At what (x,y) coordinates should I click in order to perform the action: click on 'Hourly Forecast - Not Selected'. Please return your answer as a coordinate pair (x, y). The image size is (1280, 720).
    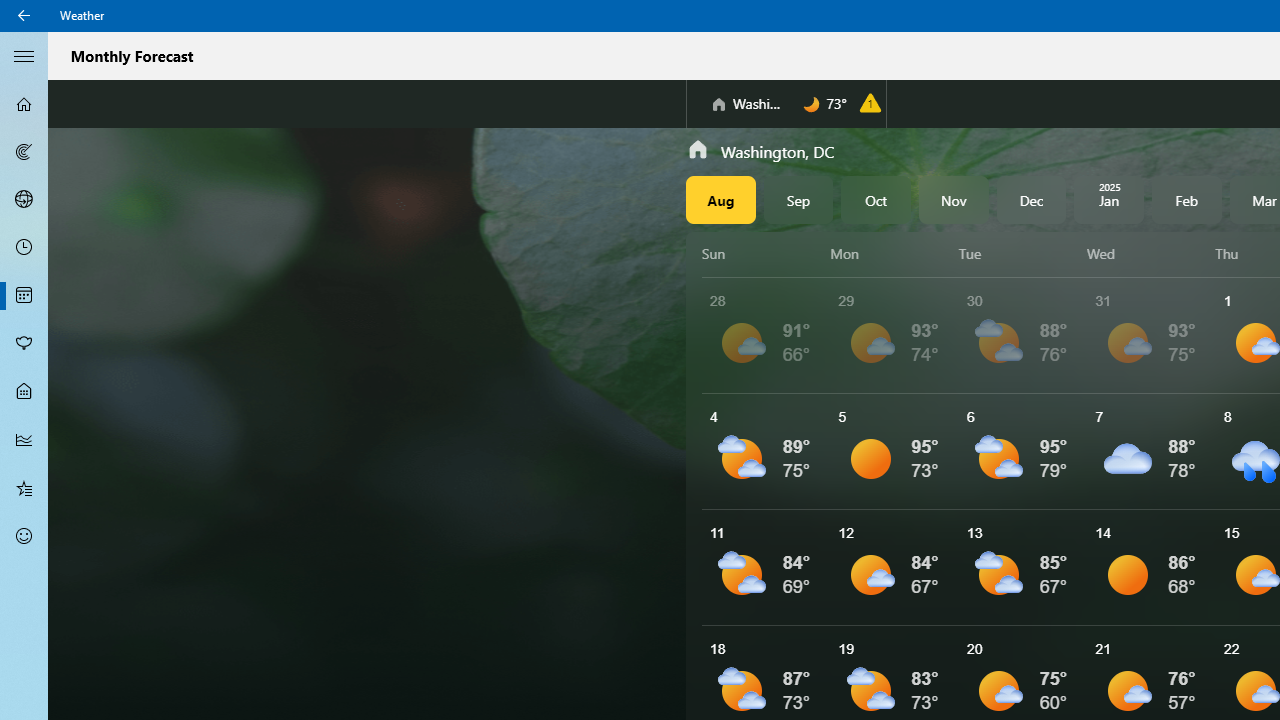
    Looking at the image, I should click on (24, 247).